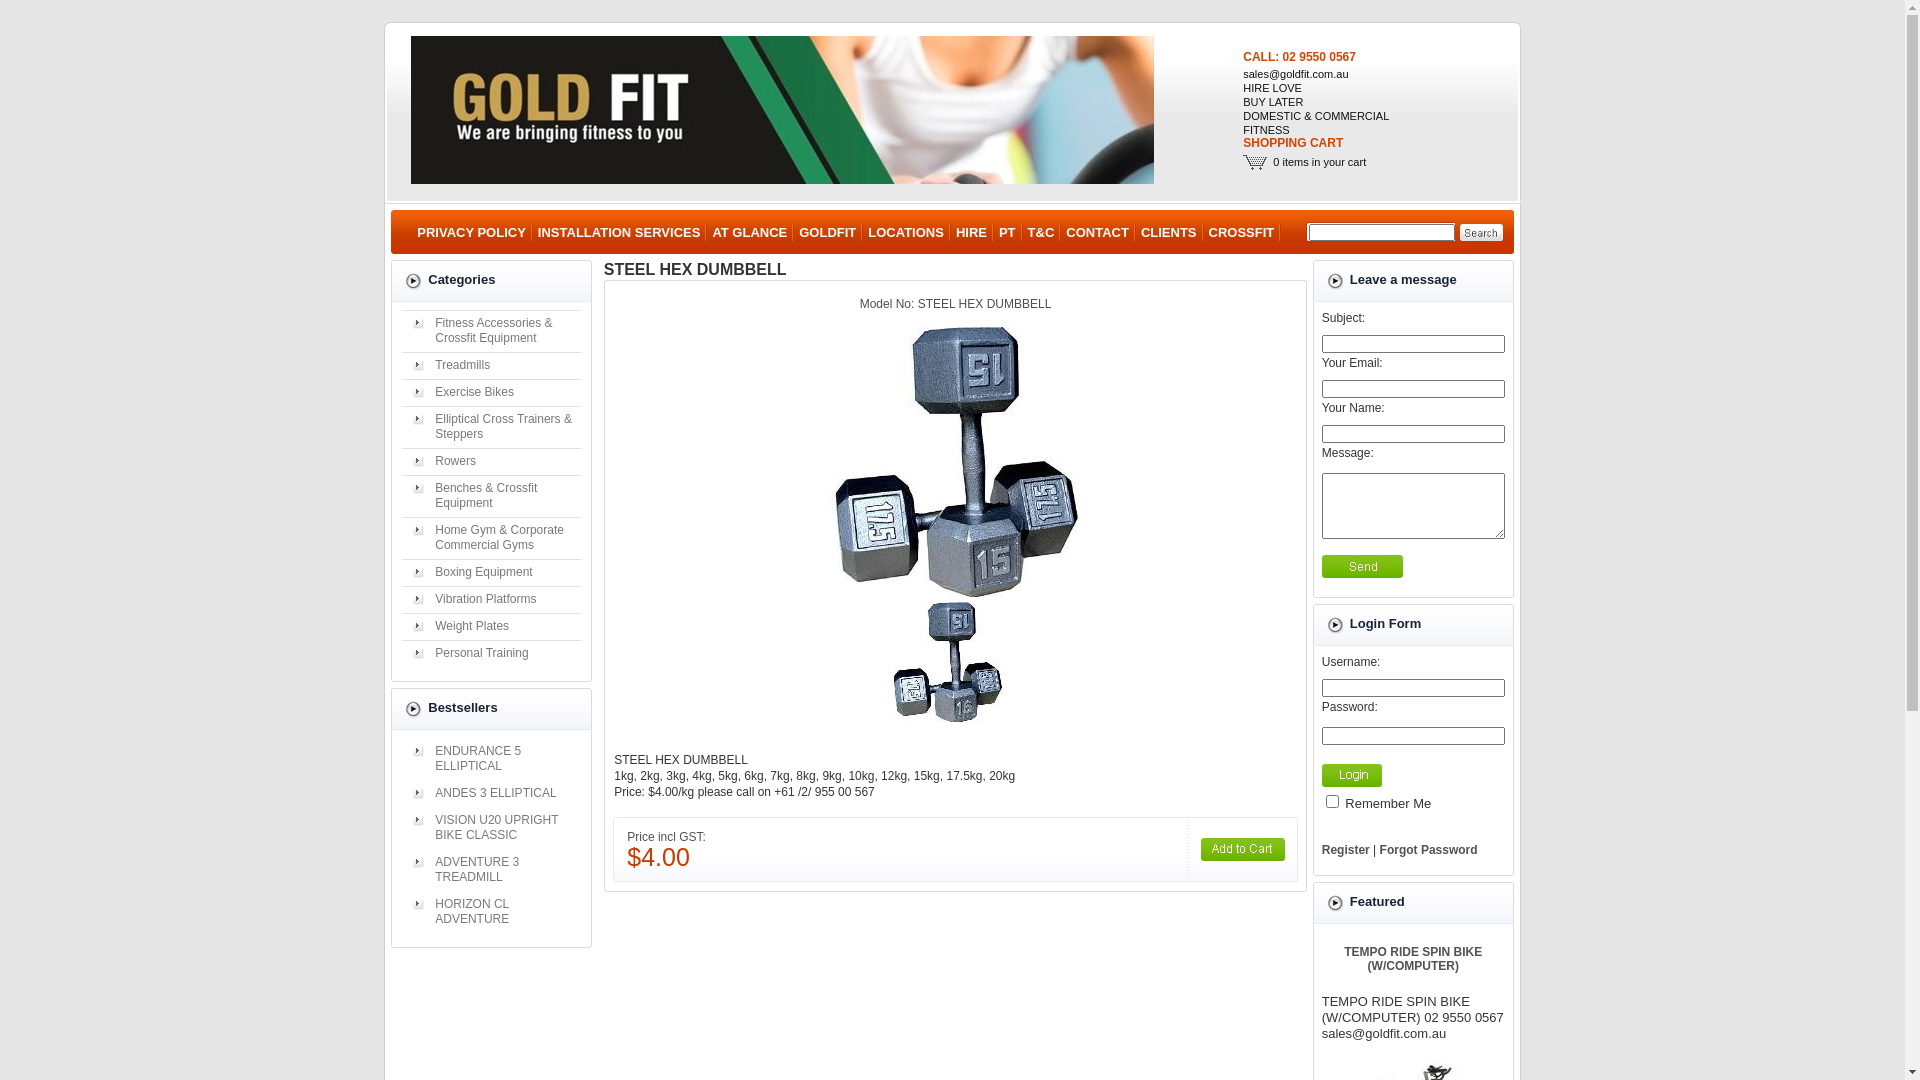  Describe the element at coordinates (748, 230) in the screenshot. I see `'AT GLANCE'` at that location.